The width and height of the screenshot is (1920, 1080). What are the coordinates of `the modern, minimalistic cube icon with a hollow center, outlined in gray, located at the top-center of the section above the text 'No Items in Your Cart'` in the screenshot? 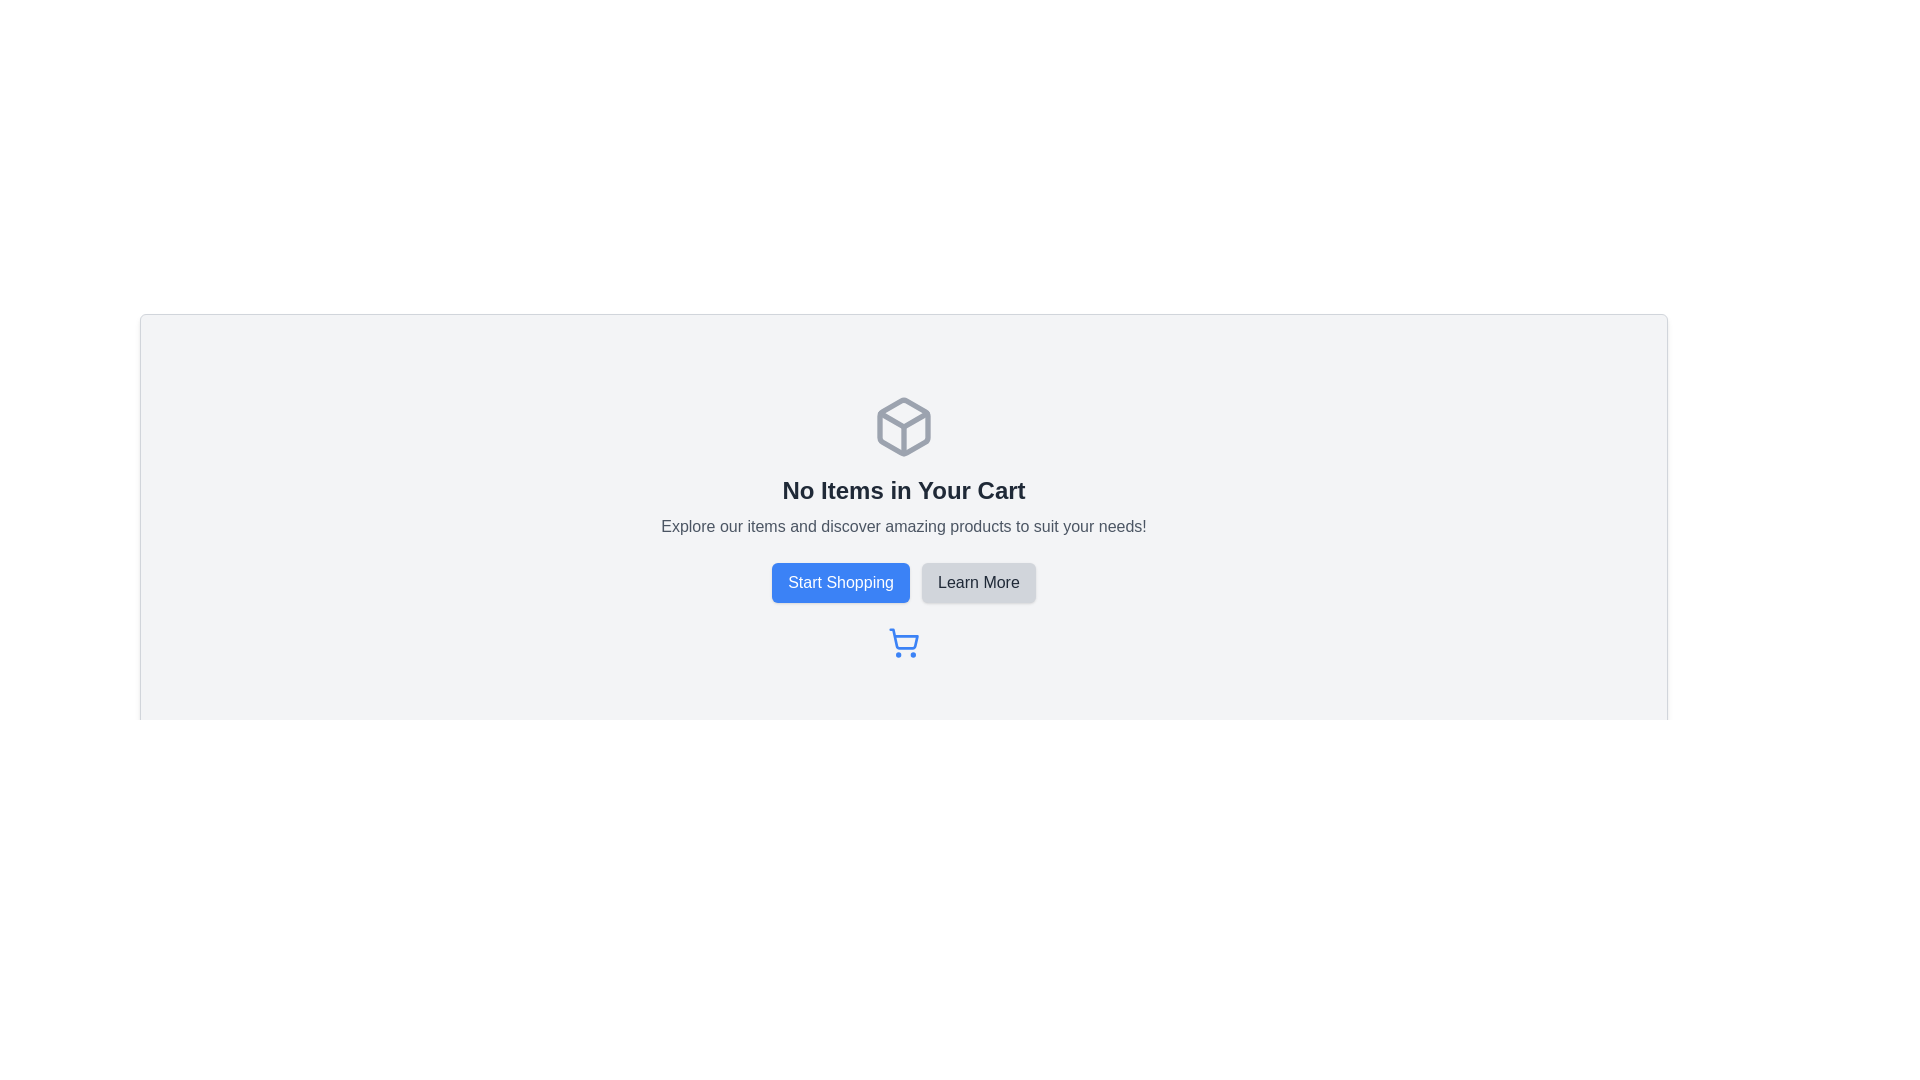 It's located at (902, 426).